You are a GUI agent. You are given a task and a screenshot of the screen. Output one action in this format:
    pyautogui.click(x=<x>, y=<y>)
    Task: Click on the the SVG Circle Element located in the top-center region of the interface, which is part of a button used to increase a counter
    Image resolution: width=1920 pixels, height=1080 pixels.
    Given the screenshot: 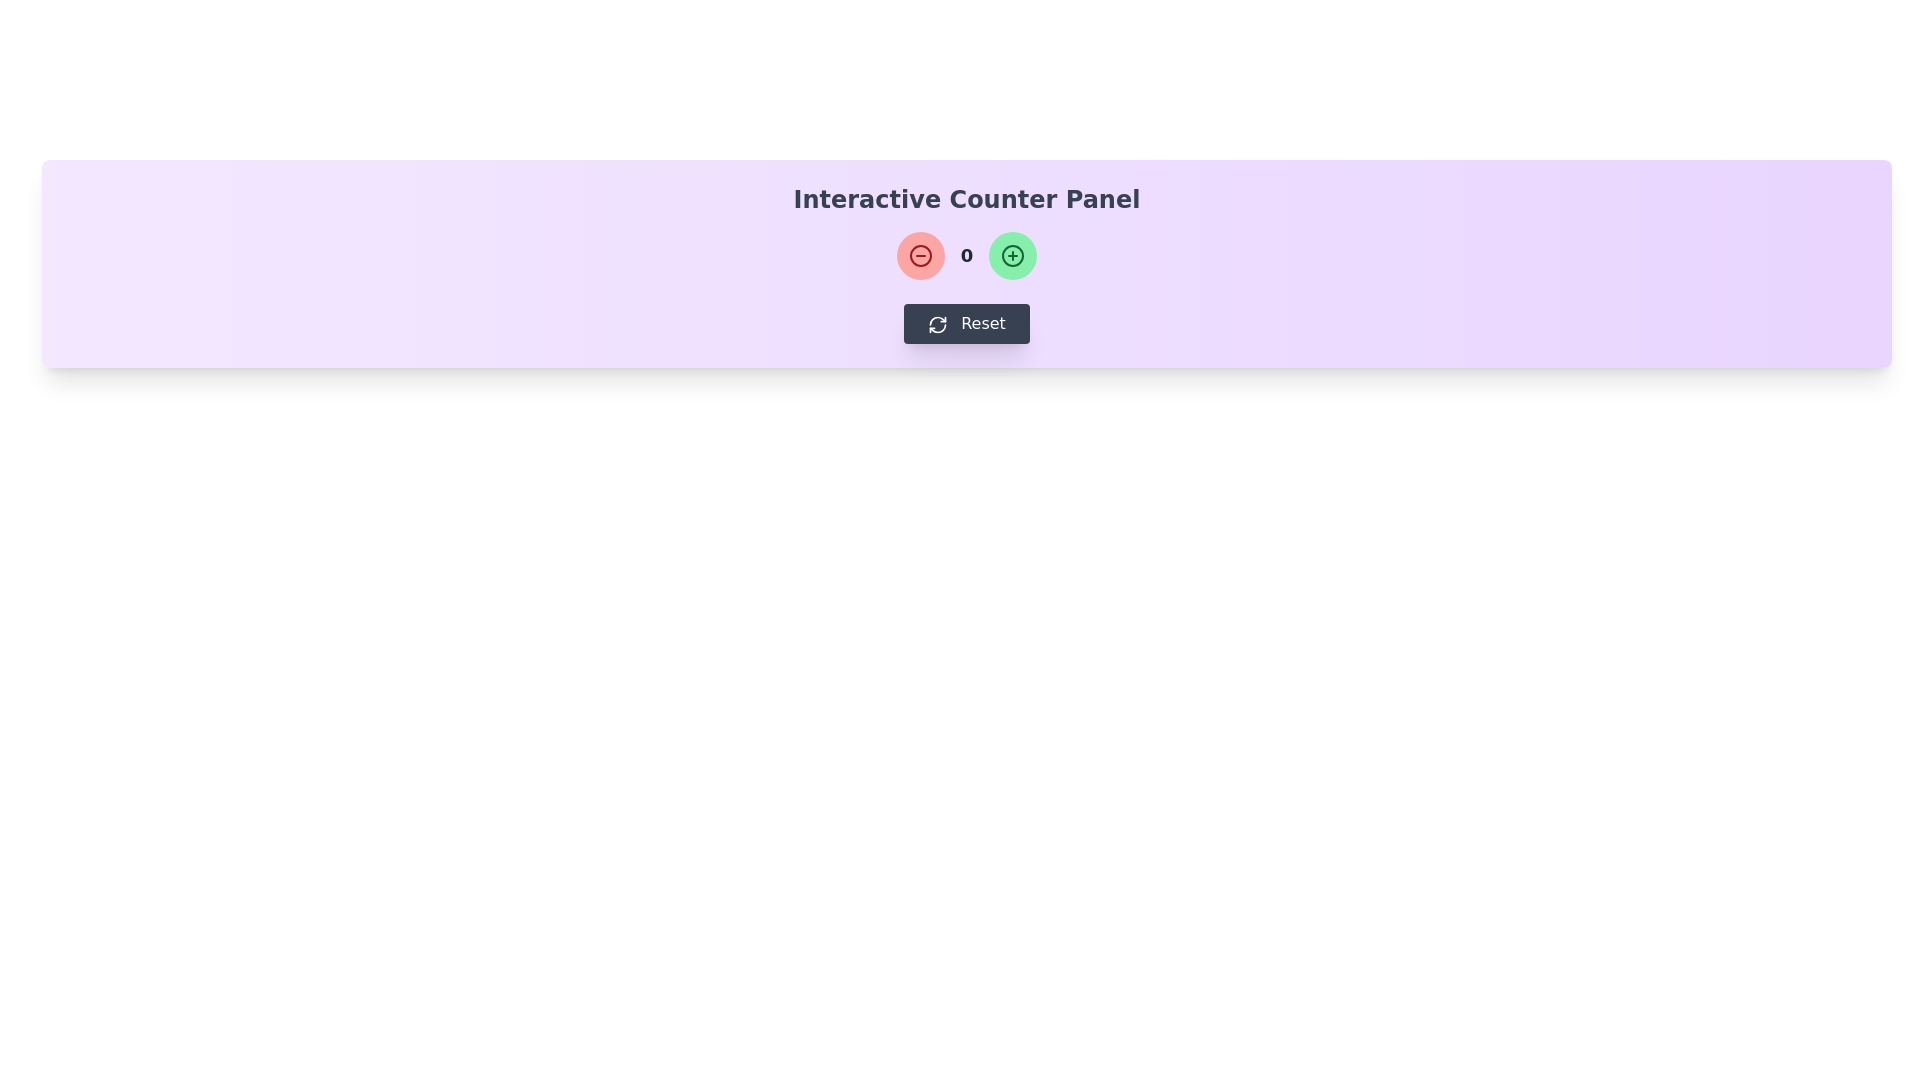 What is the action you would take?
    pyautogui.click(x=1013, y=254)
    